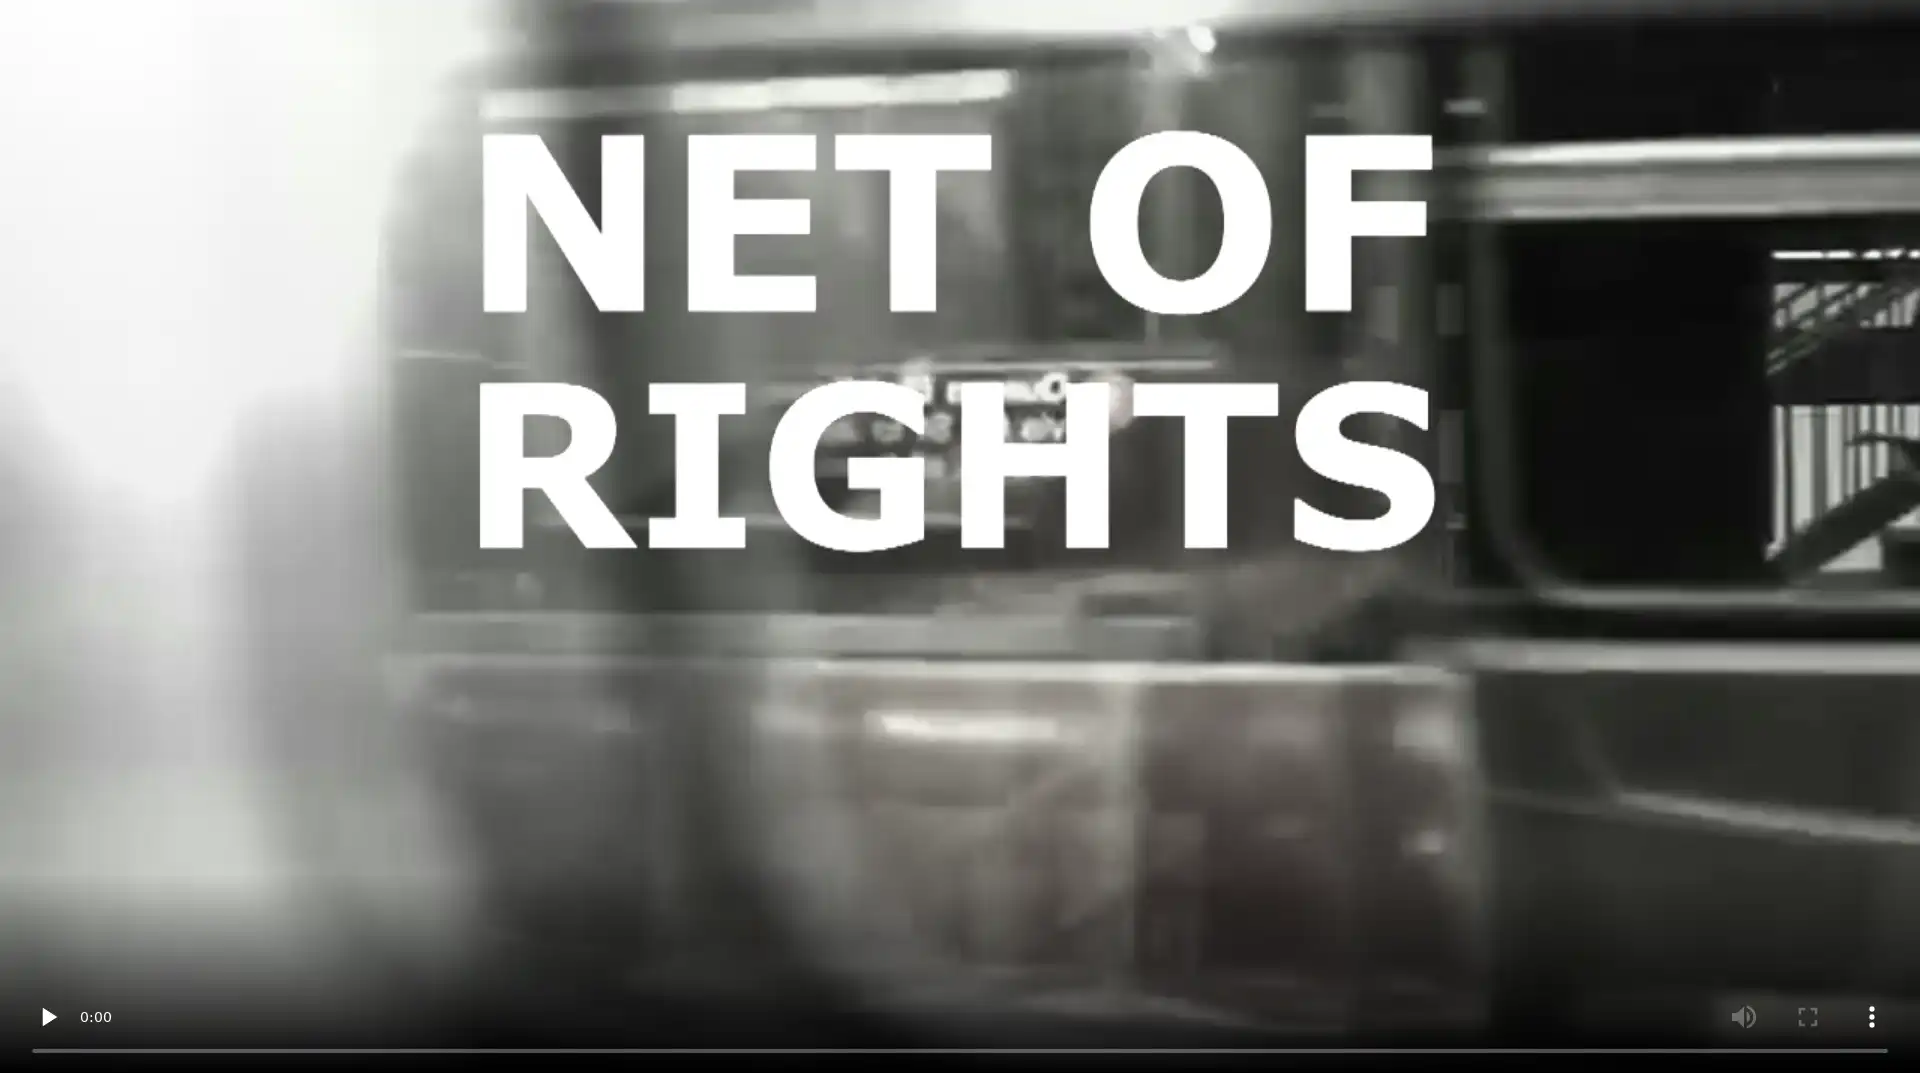 The height and width of the screenshot is (1080, 1920). I want to click on enter full screen, so click(1808, 1015).